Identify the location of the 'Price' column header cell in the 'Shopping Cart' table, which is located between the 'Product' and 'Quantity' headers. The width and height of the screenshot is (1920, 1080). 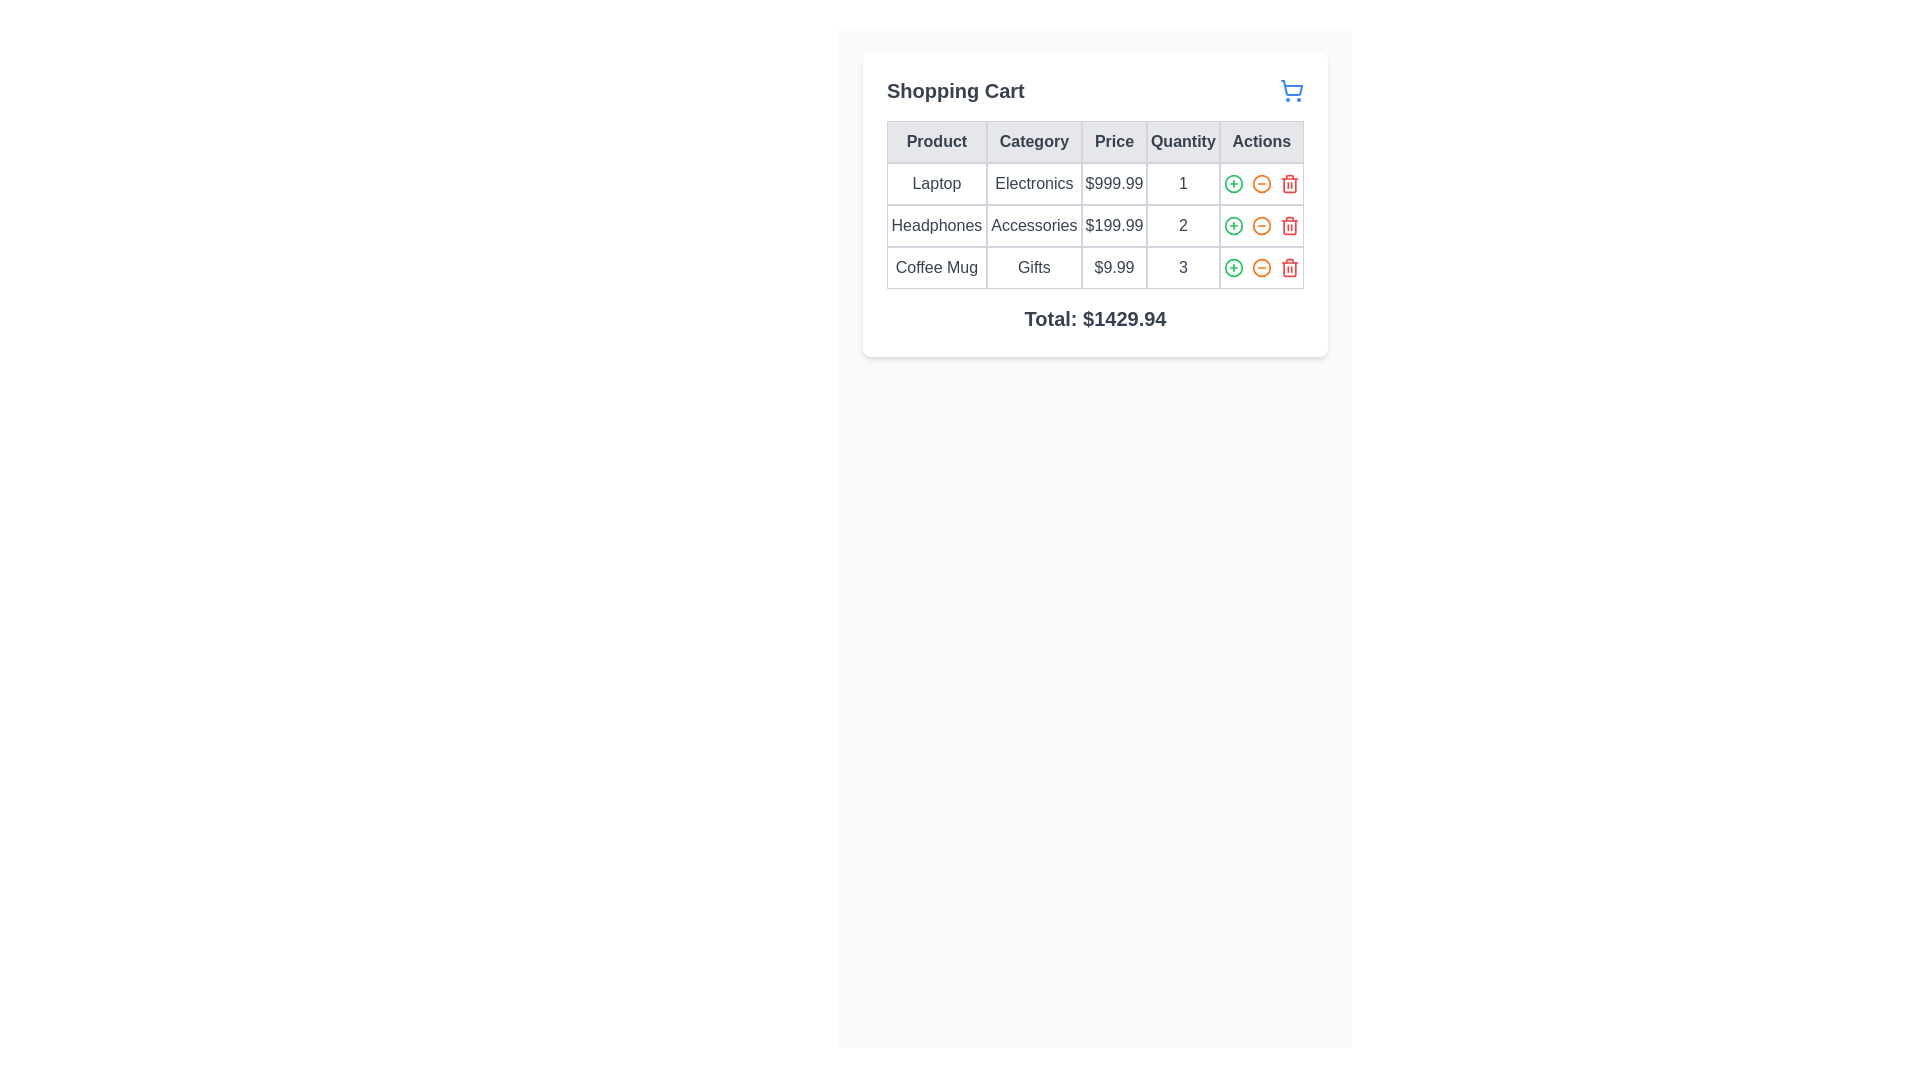
(1094, 141).